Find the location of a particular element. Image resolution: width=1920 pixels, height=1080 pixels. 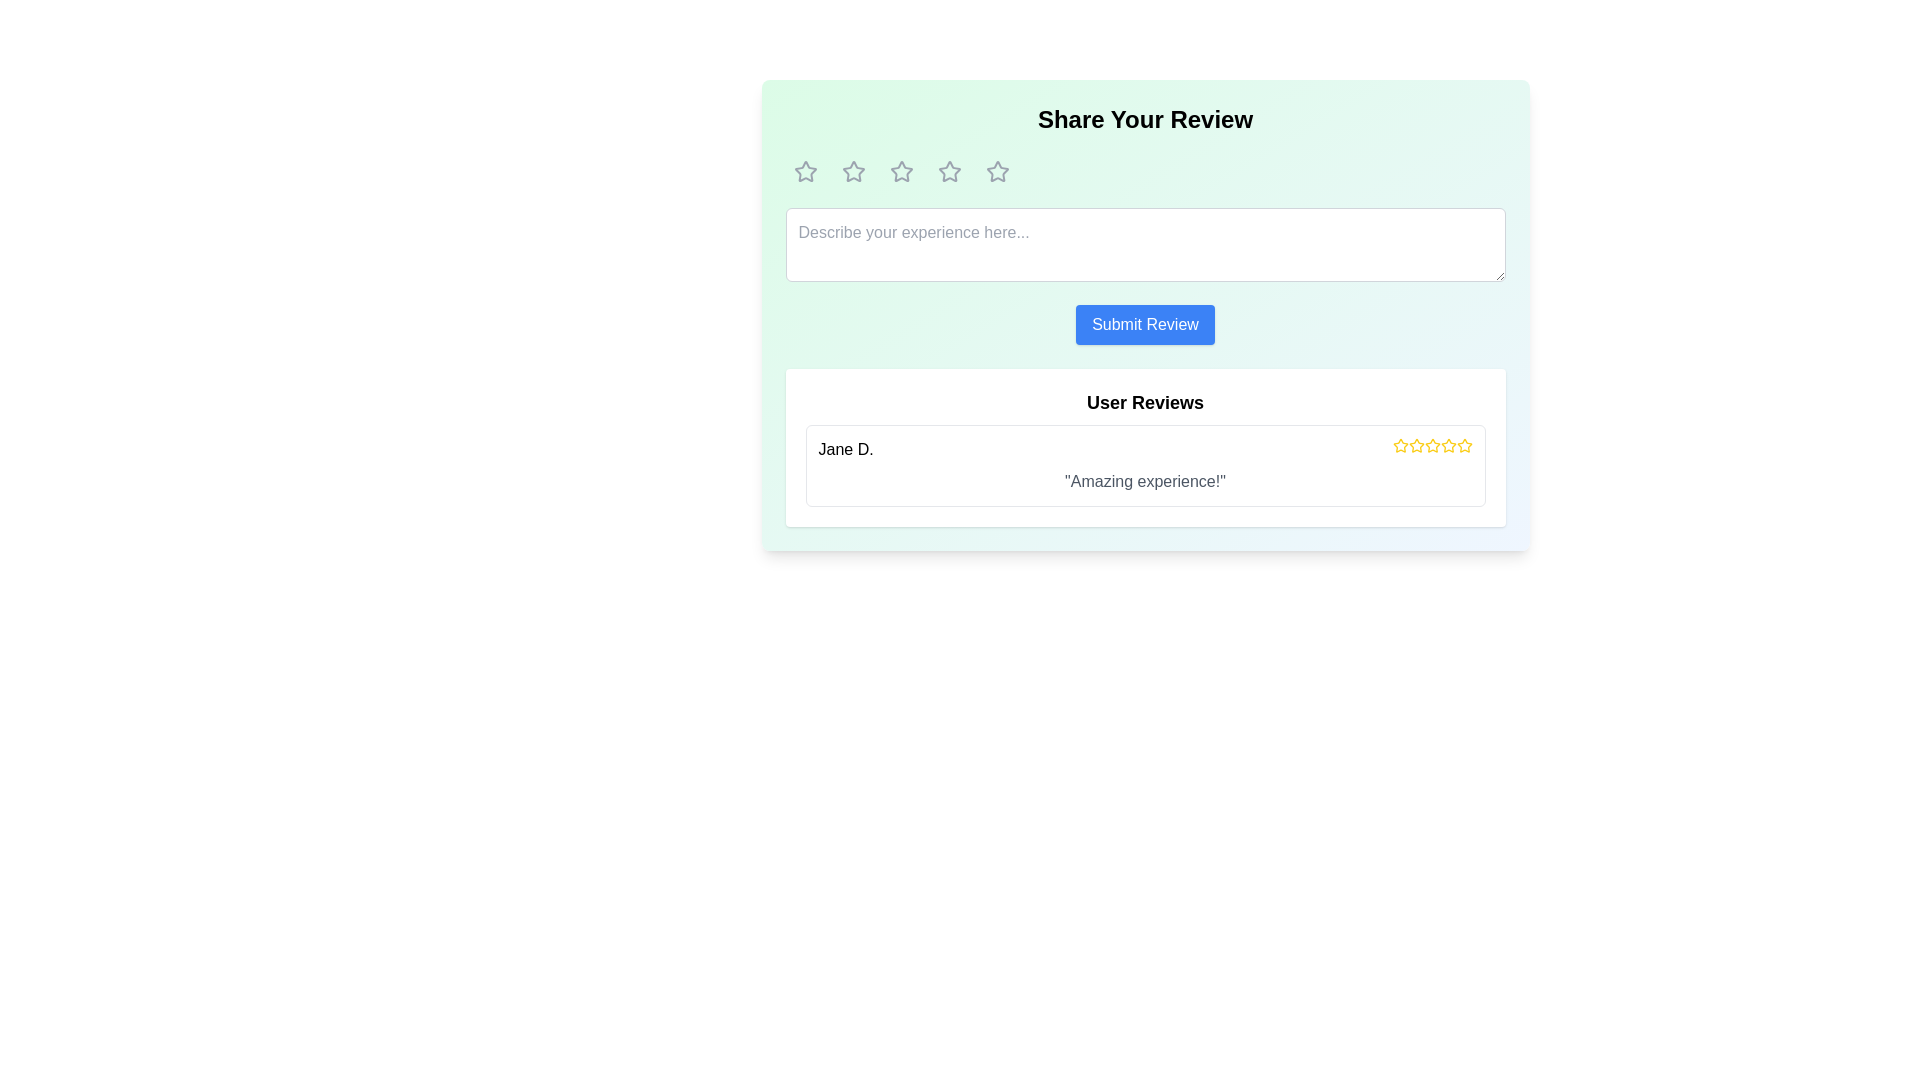

the third star icon in the rating system is located at coordinates (948, 170).